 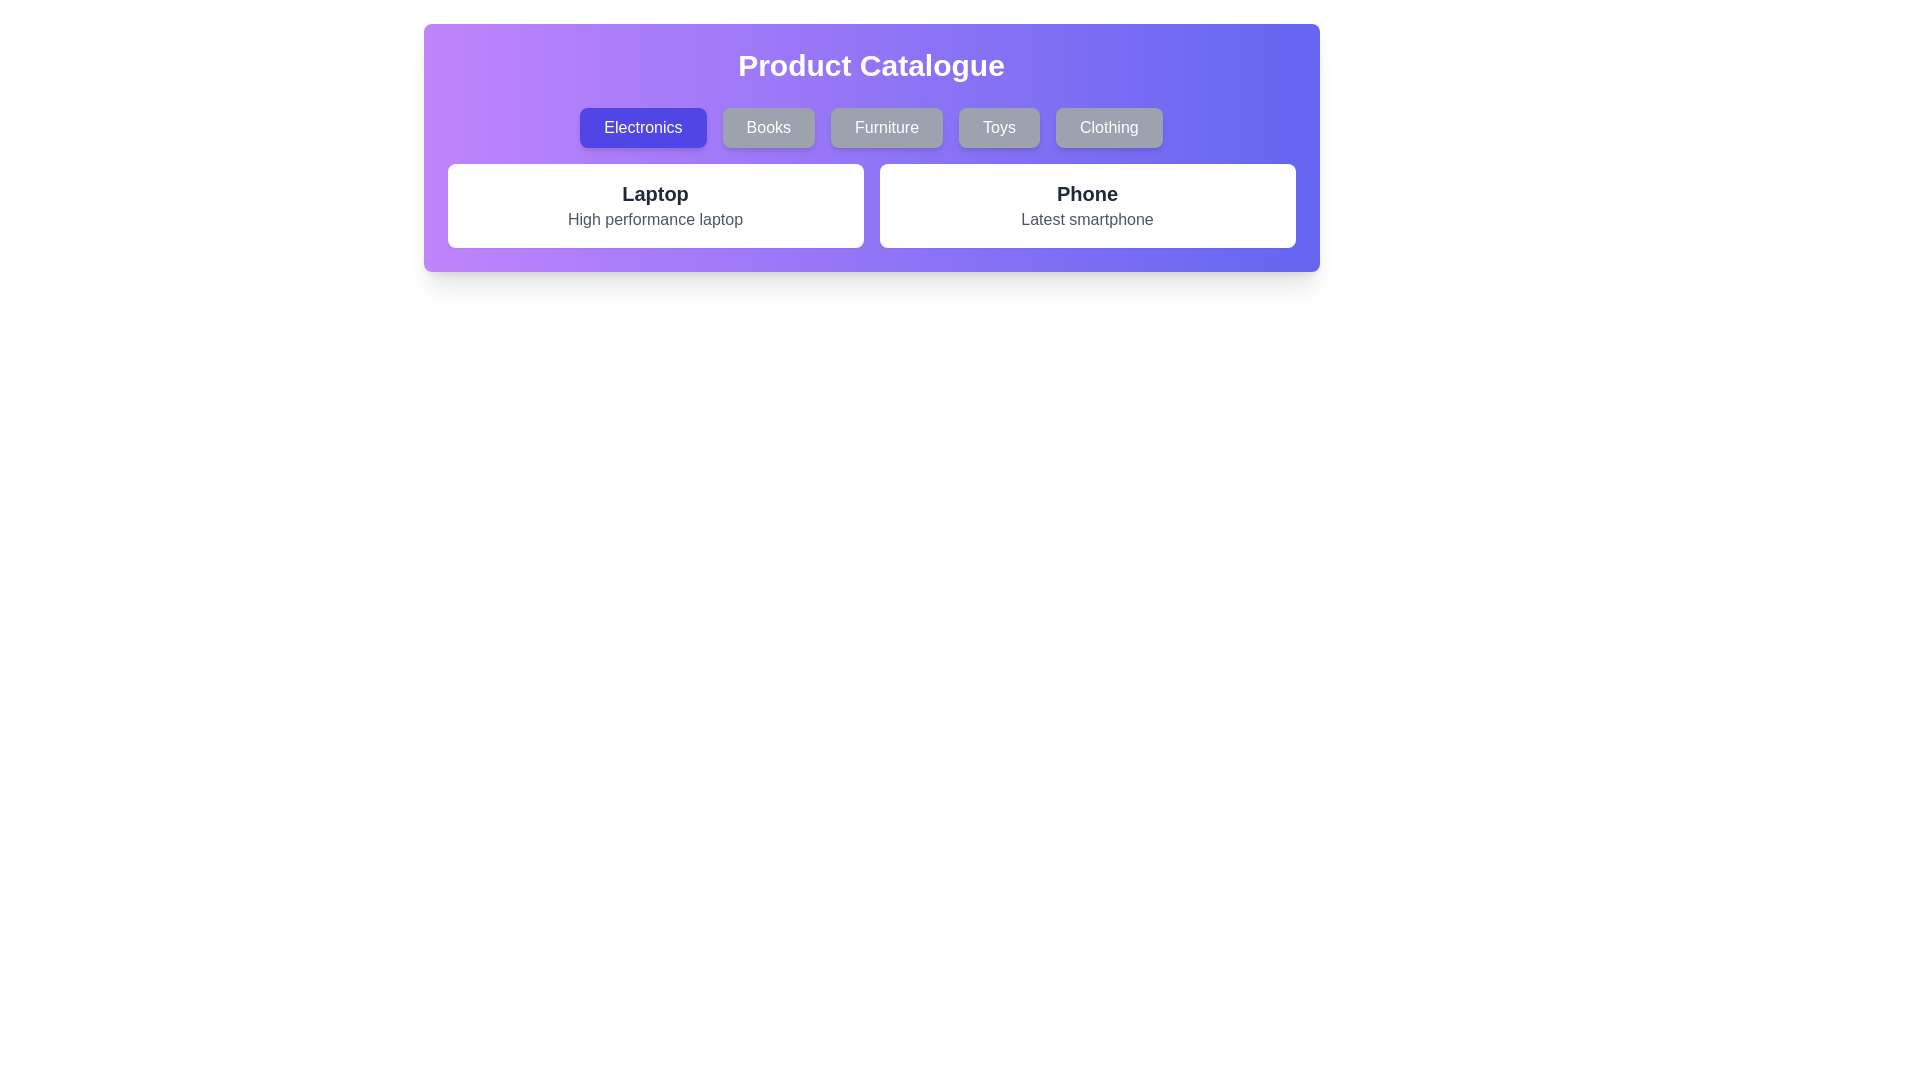 I want to click on the category button labeled Furniture to filter products, so click(x=886, y=127).